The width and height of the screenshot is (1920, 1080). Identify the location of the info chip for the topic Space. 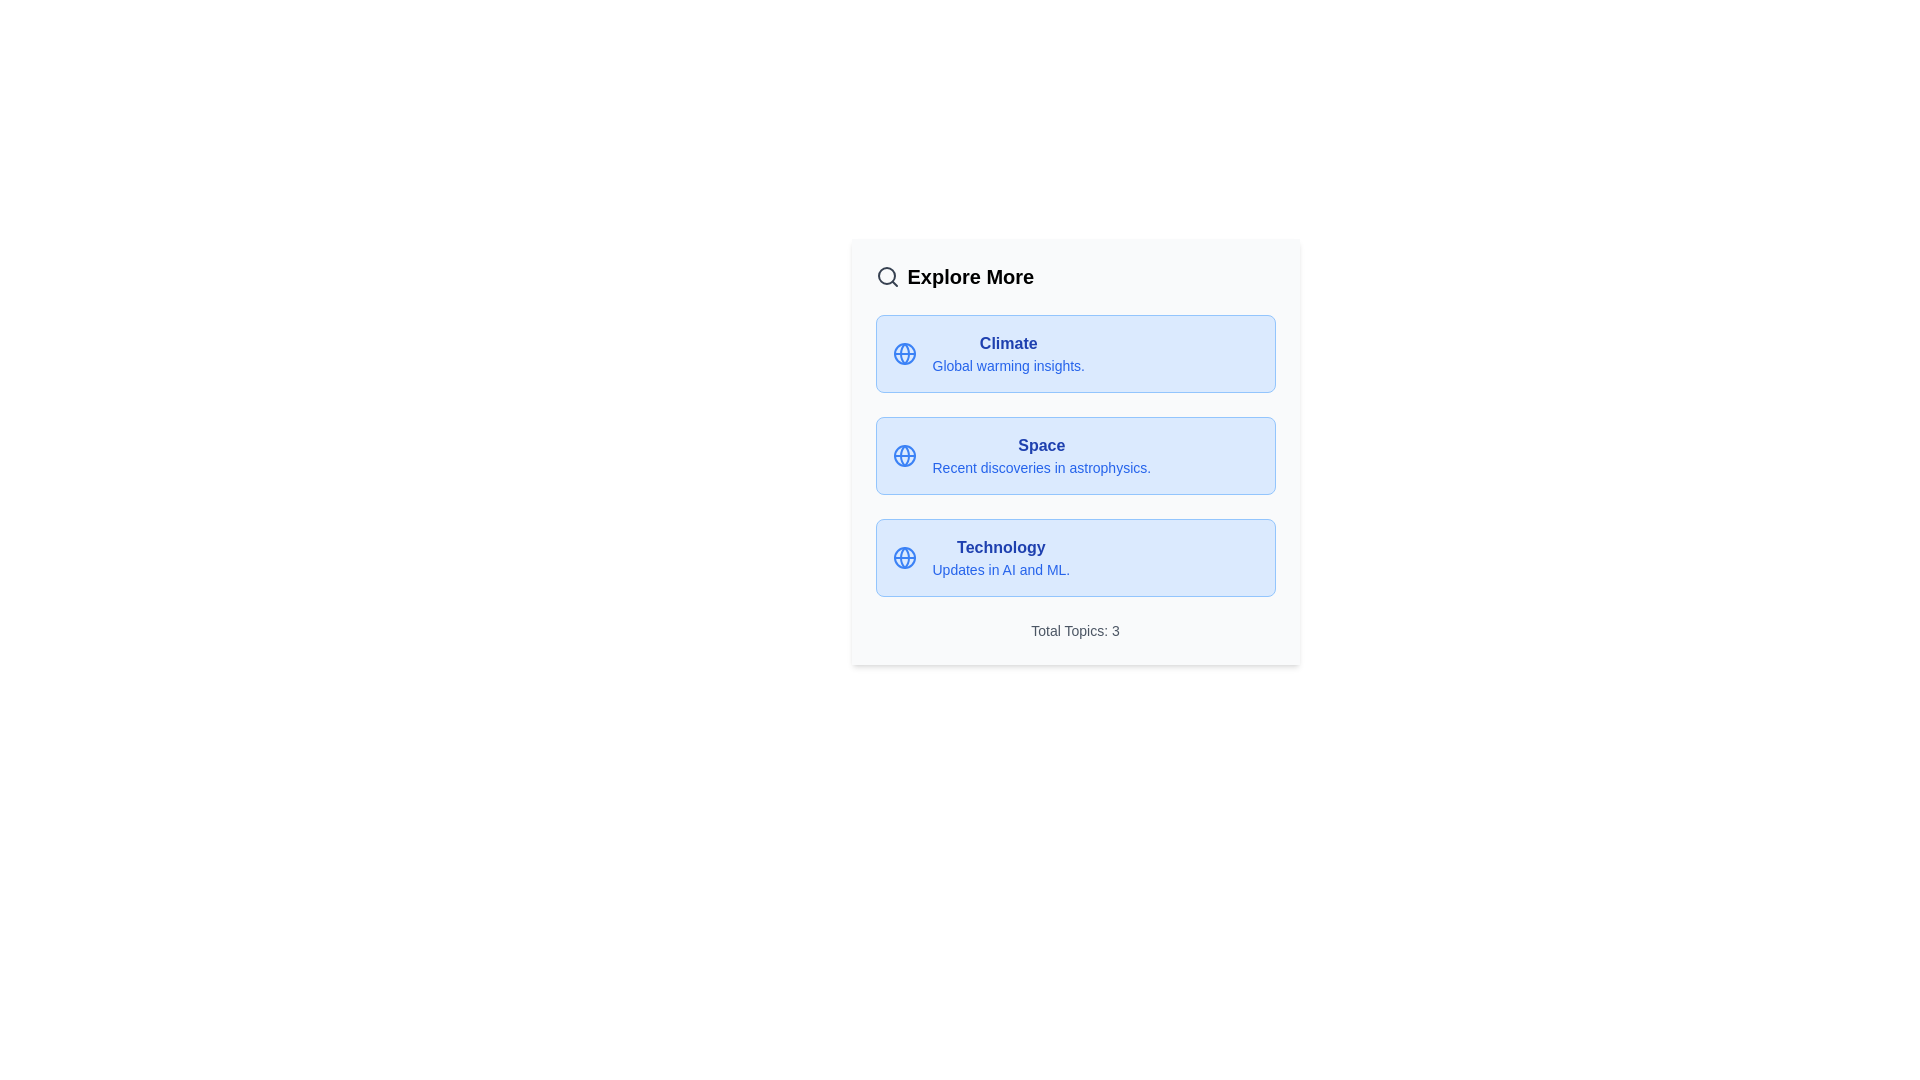
(1074, 455).